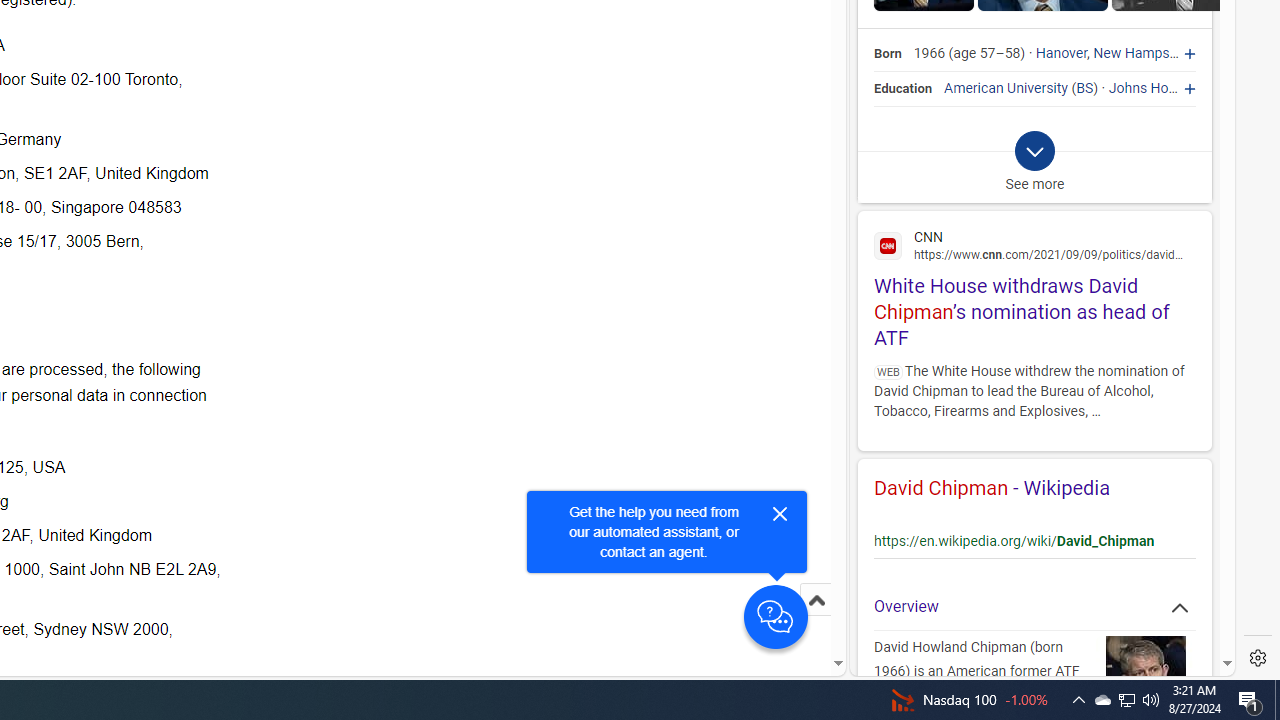 The width and height of the screenshot is (1280, 720). Describe the element at coordinates (816, 598) in the screenshot. I see `'Scroll to top'` at that location.